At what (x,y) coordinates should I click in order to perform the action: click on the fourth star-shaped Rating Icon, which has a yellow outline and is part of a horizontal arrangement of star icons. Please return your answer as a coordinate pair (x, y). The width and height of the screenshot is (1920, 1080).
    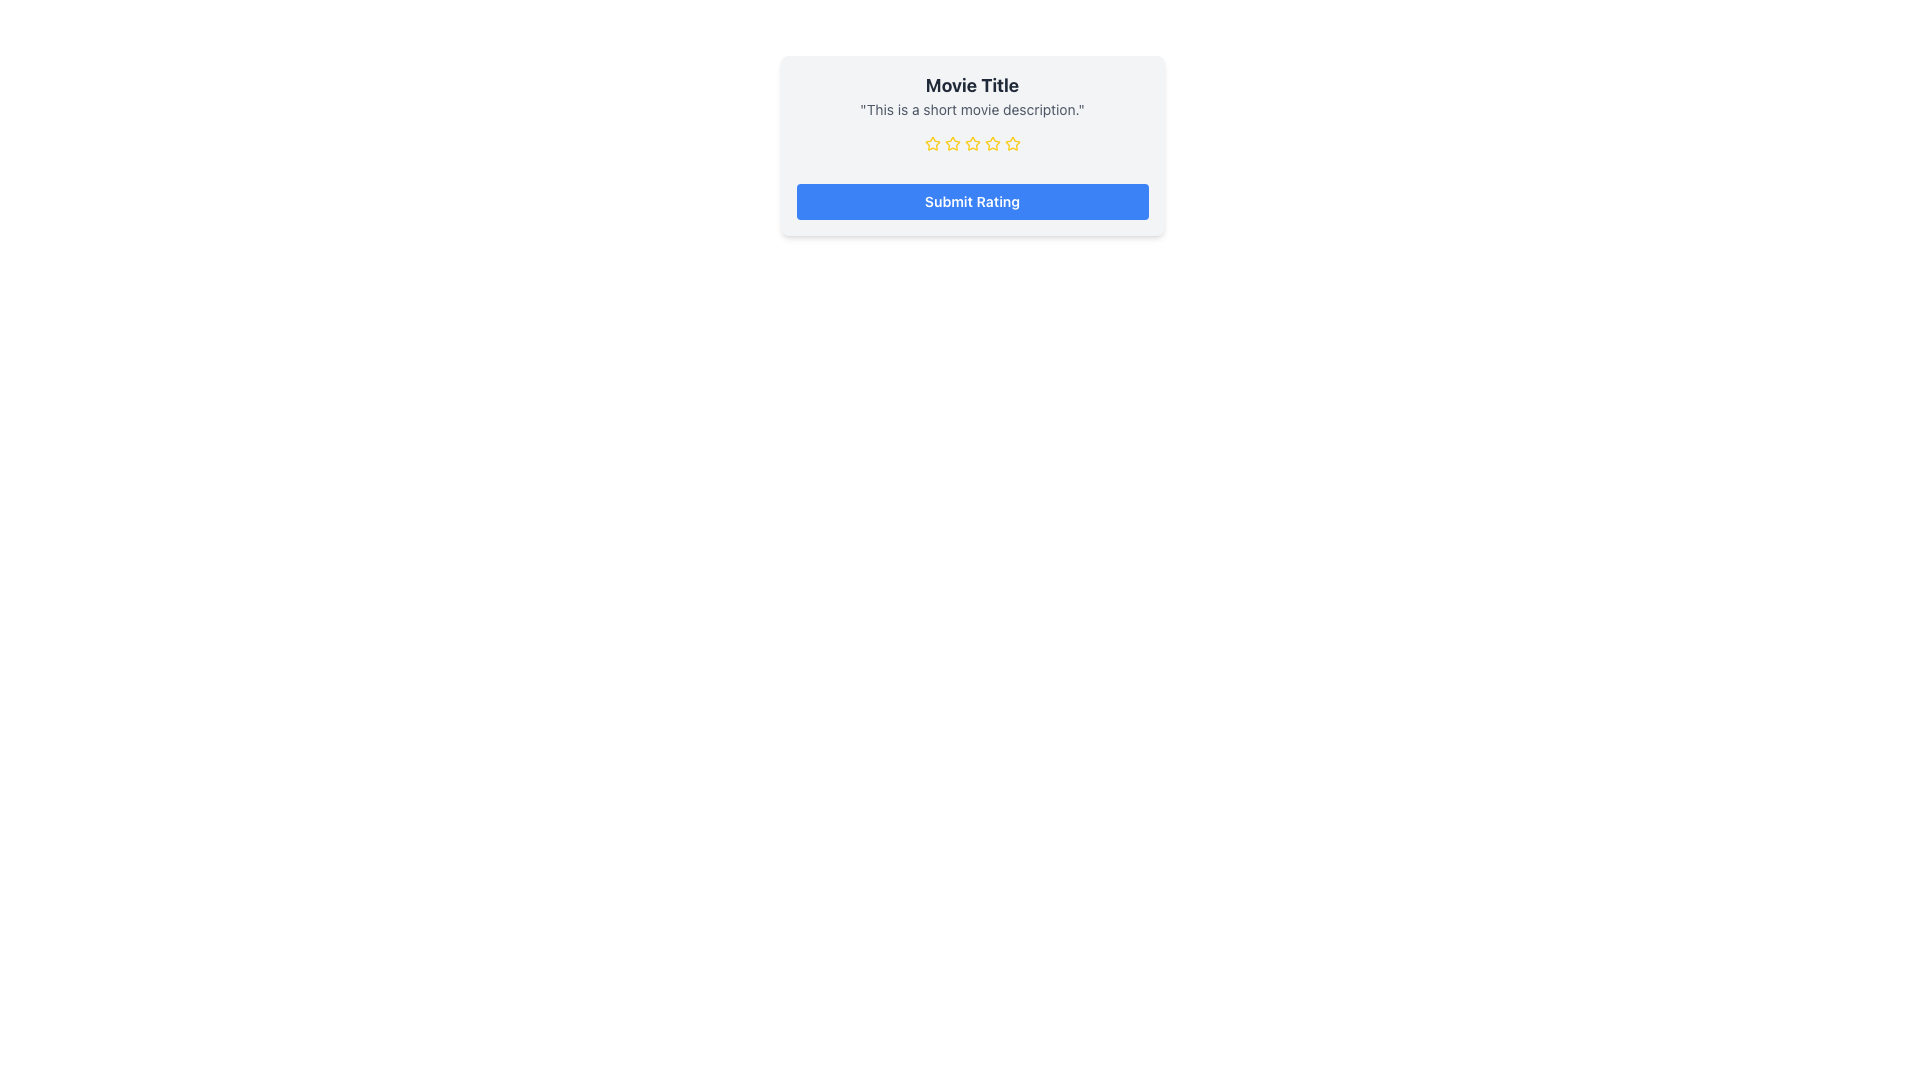
    Looking at the image, I should click on (972, 142).